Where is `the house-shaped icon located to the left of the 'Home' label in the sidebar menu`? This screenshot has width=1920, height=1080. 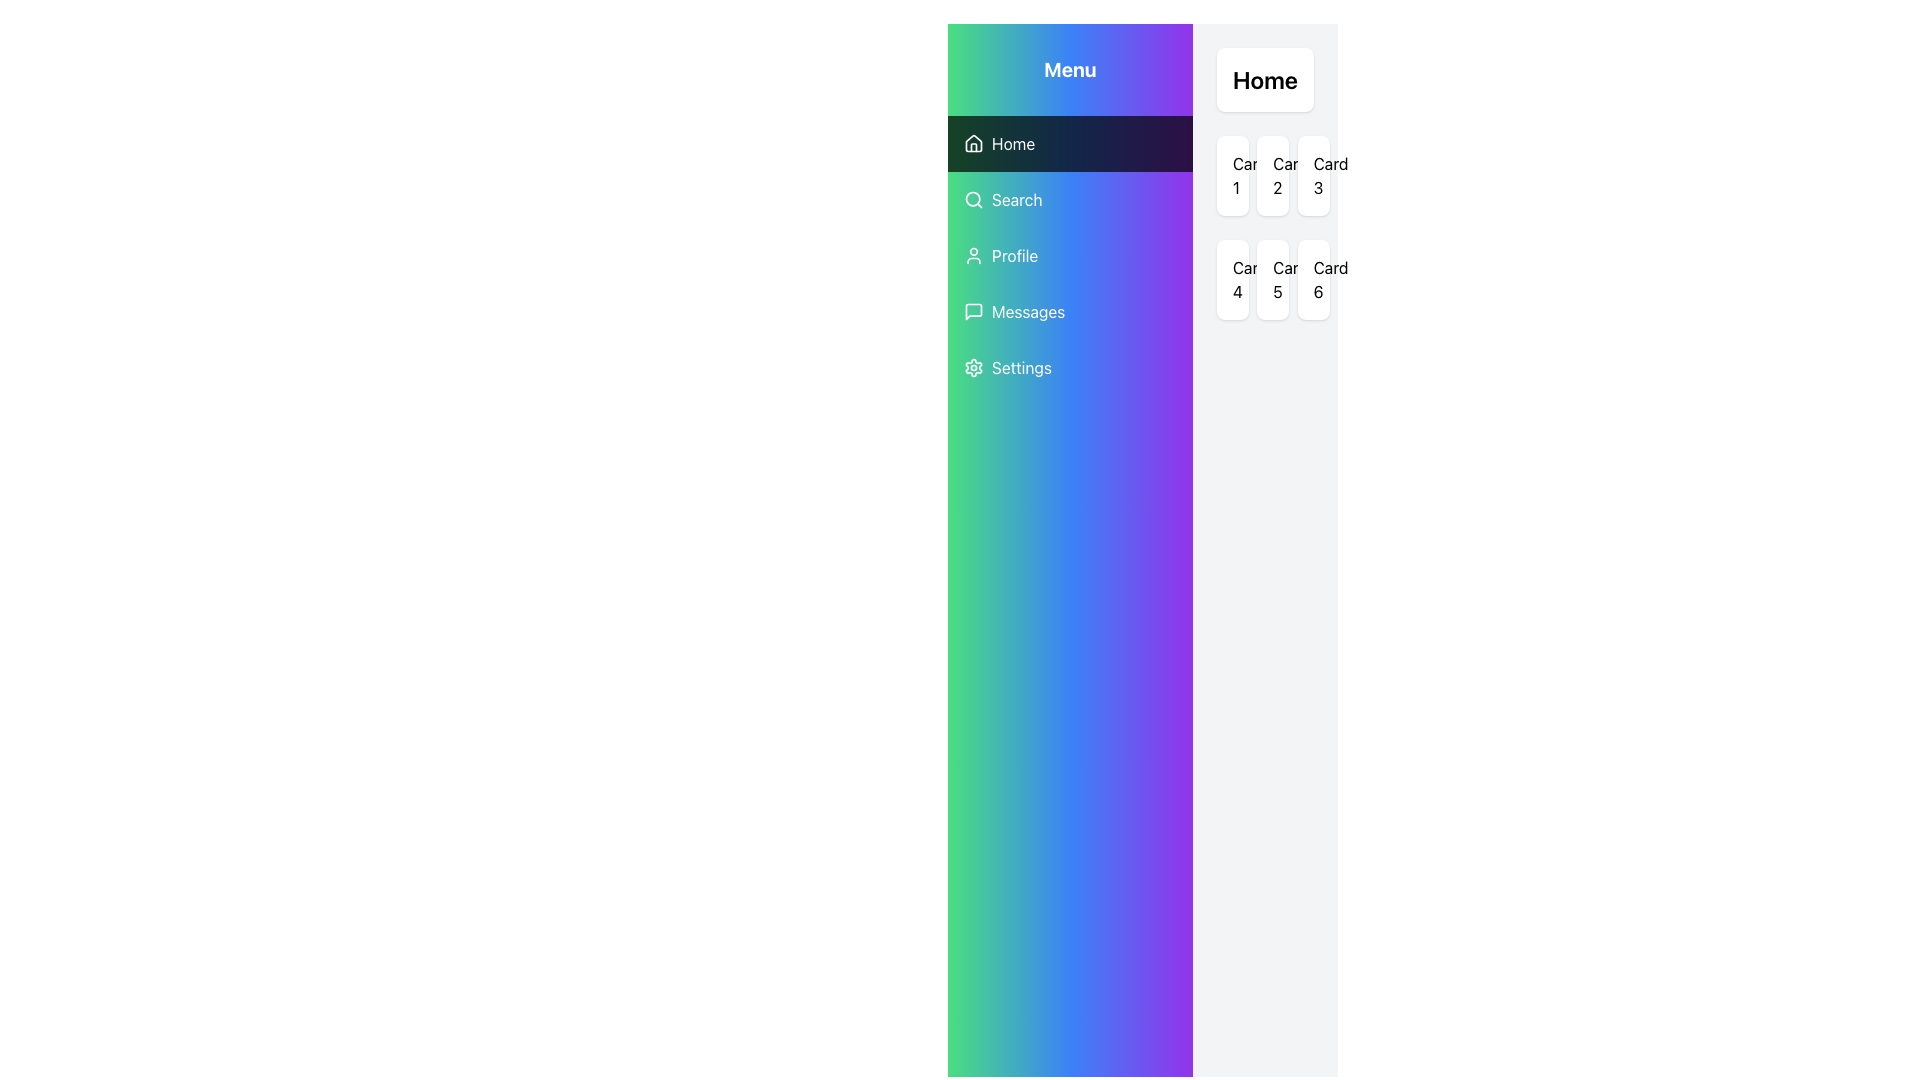 the house-shaped icon located to the left of the 'Home' label in the sidebar menu is located at coordinates (974, 142).